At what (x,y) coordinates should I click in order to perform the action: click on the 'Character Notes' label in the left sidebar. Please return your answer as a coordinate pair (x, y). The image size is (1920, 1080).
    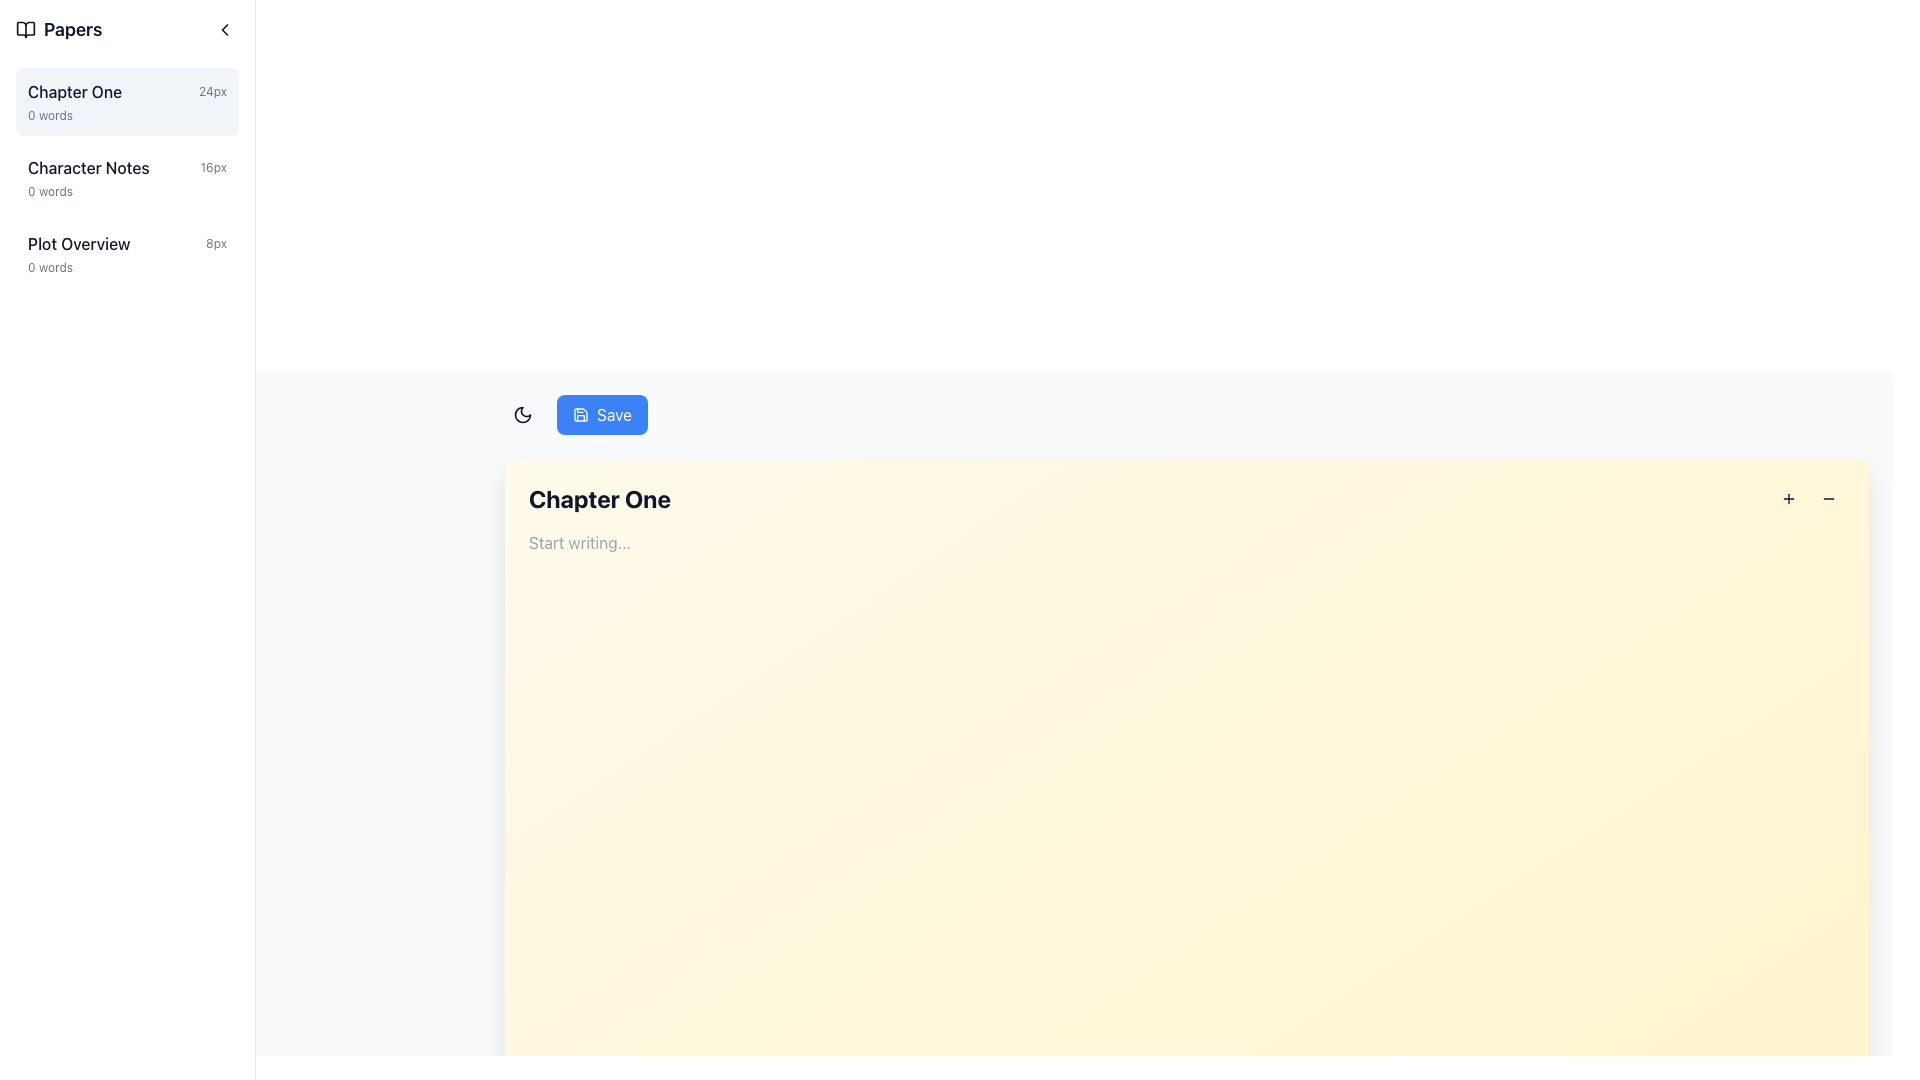
    Looking at the image, I should click on (87, 167).